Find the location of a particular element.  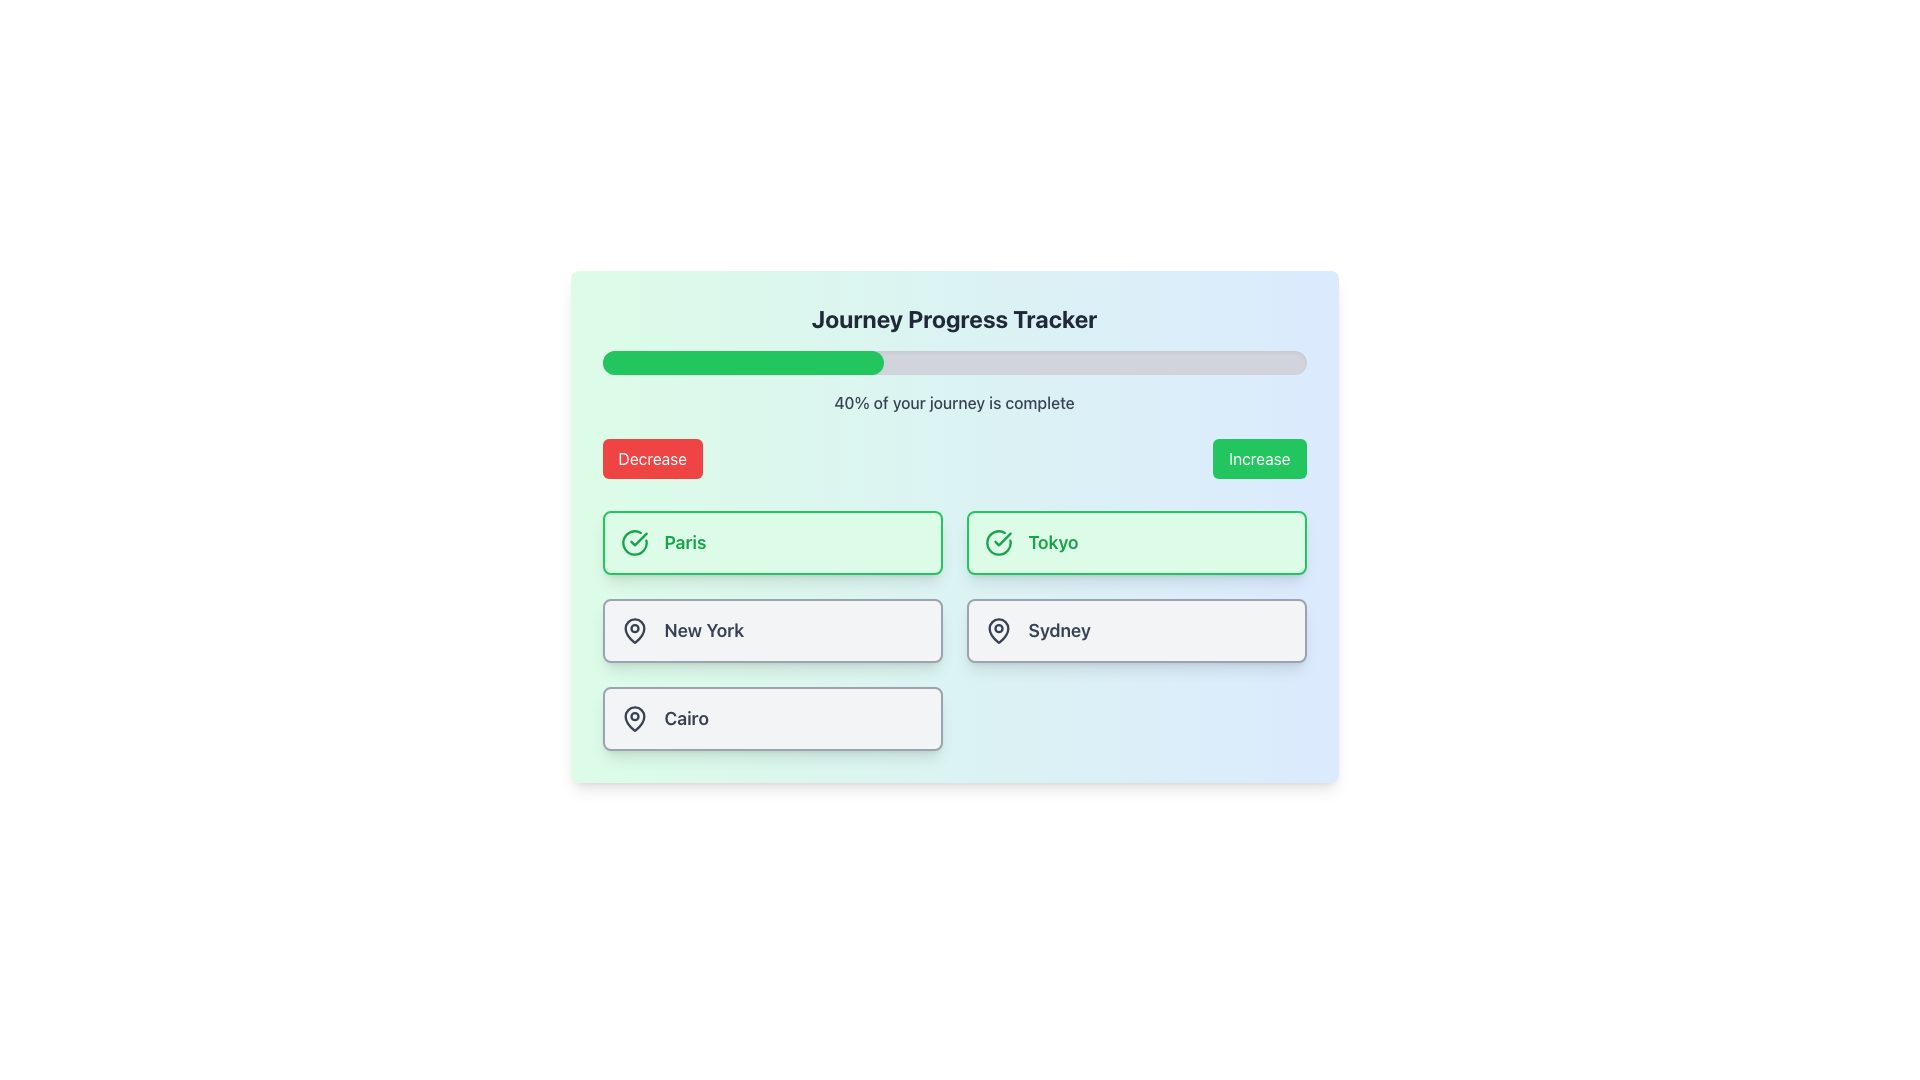

the location marker icon representing Sydney, which is the fourth item in the list of locations is located at coordinates (998, 631).